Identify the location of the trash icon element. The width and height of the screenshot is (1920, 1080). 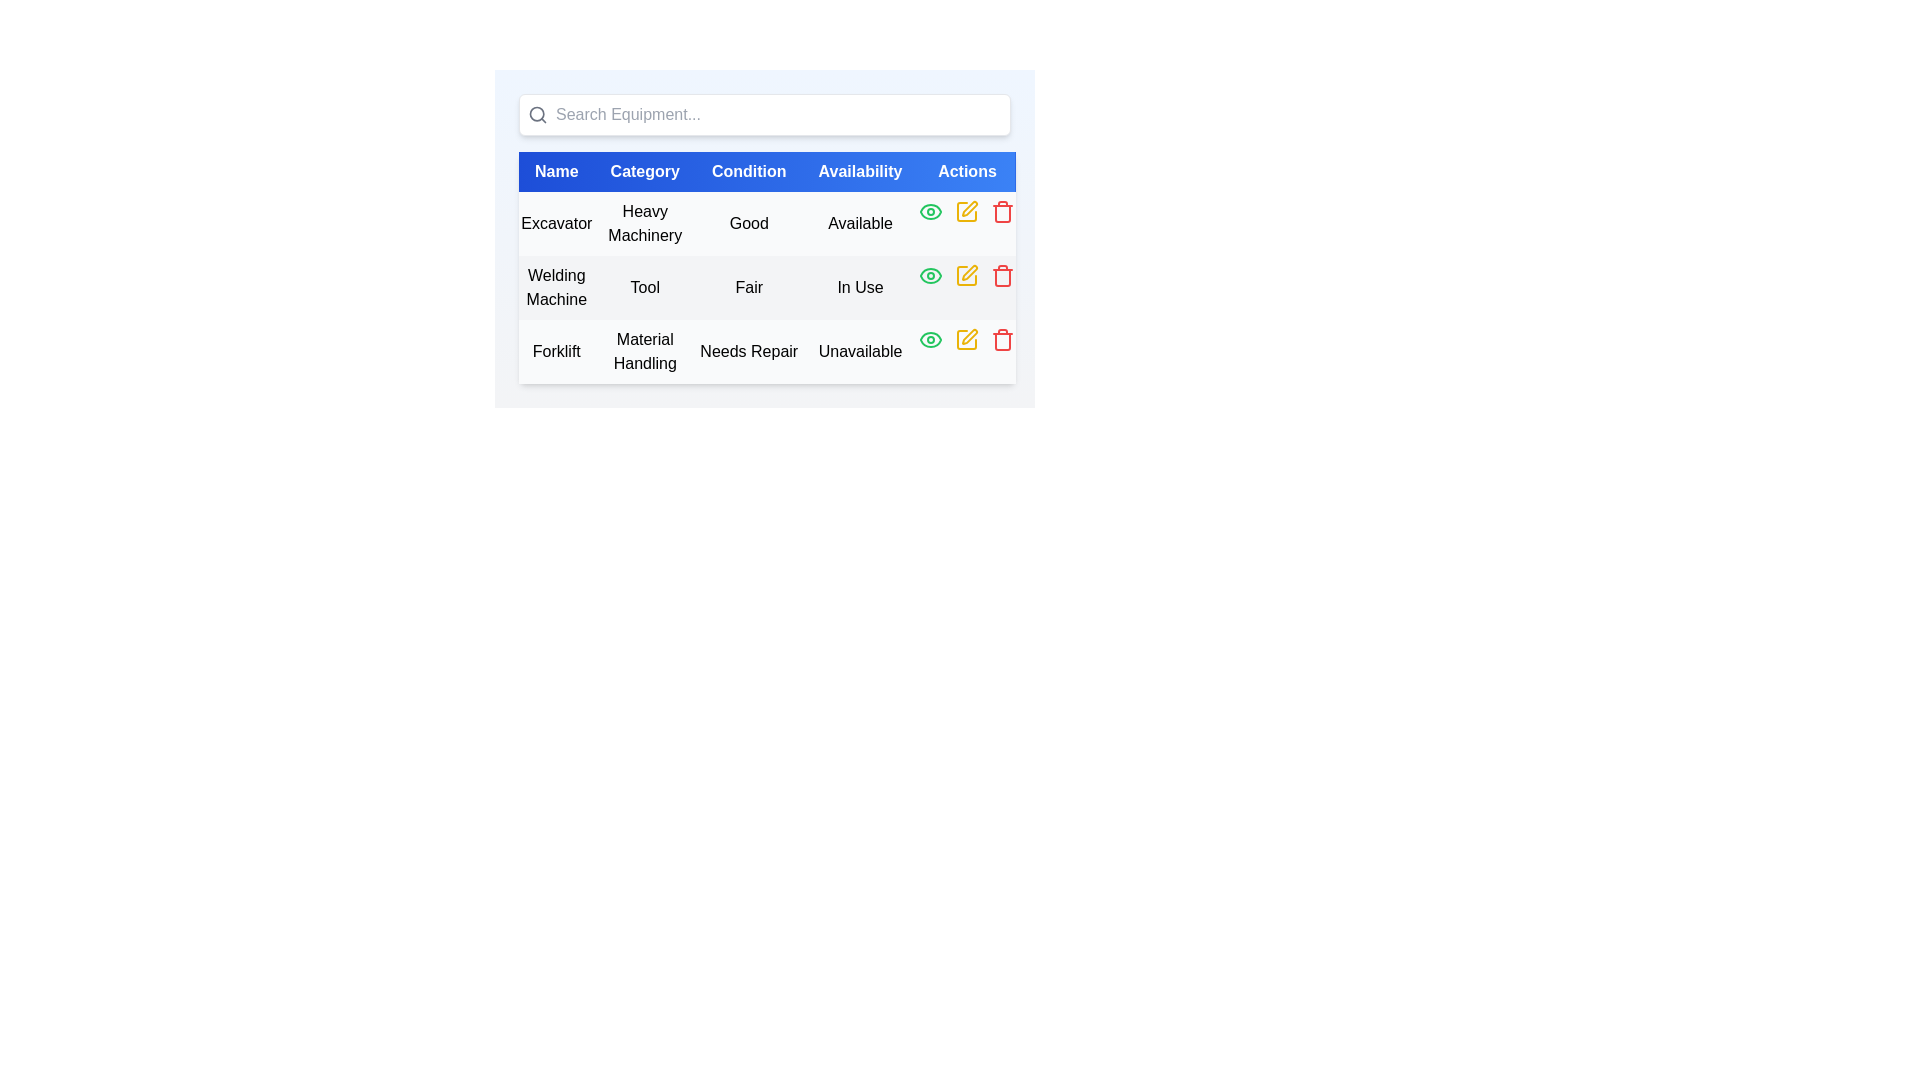
(1003, 341).